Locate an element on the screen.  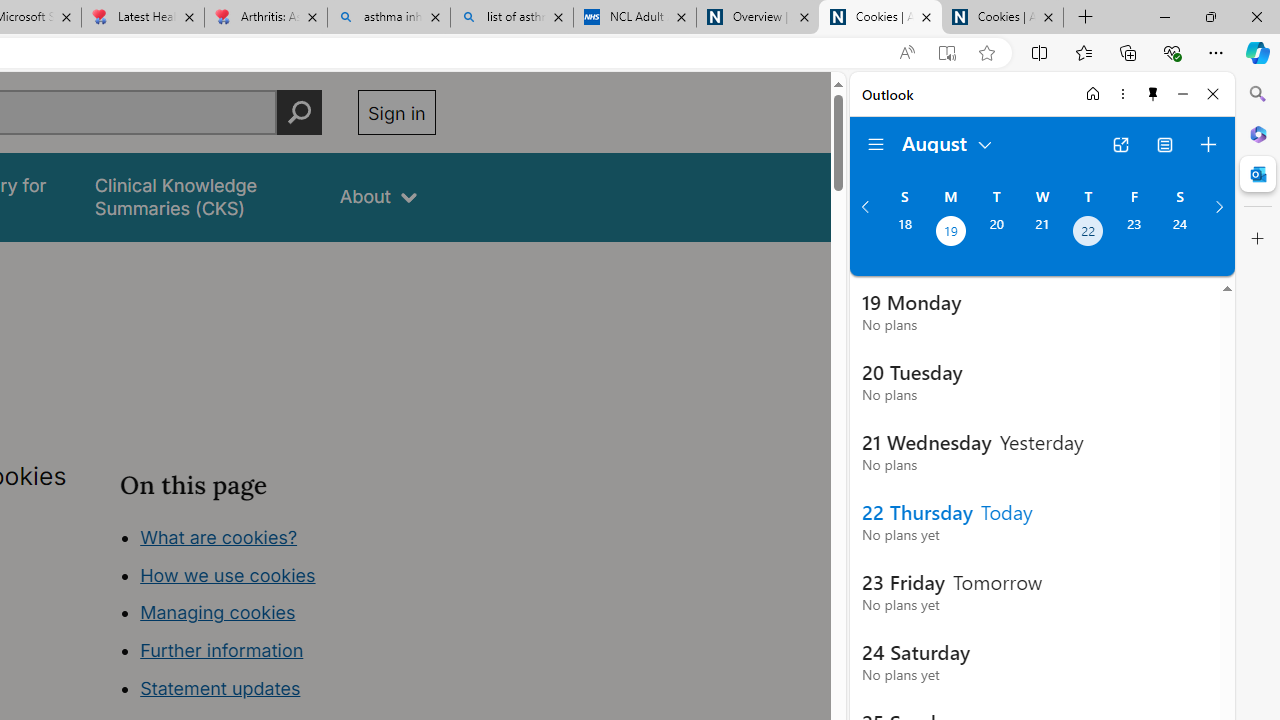
'Open in new tab' is located at coordinates (1120, 144).